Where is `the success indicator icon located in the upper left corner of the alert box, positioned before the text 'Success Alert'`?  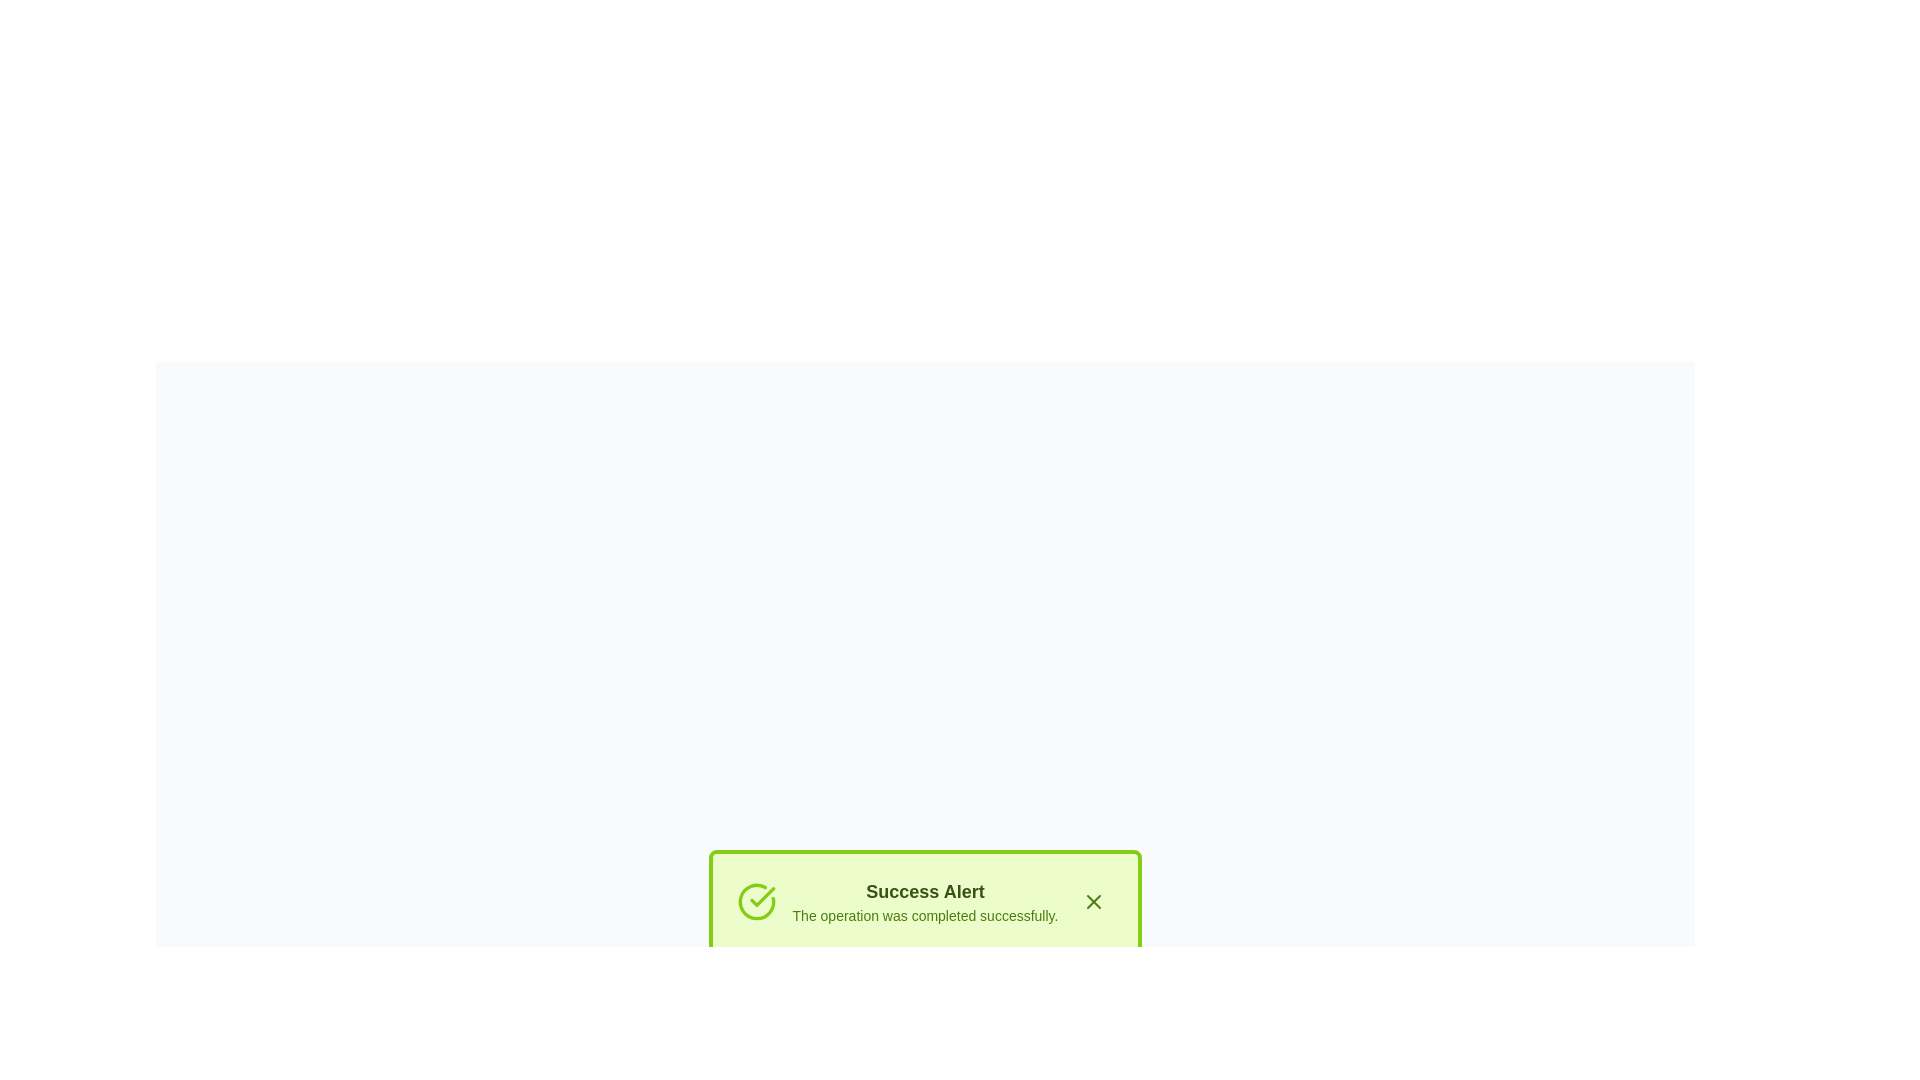
the success indicator icon located in the upper left corner of the alert box, positioned before the text 'Success Alert' is located at coordinates (755, 902).